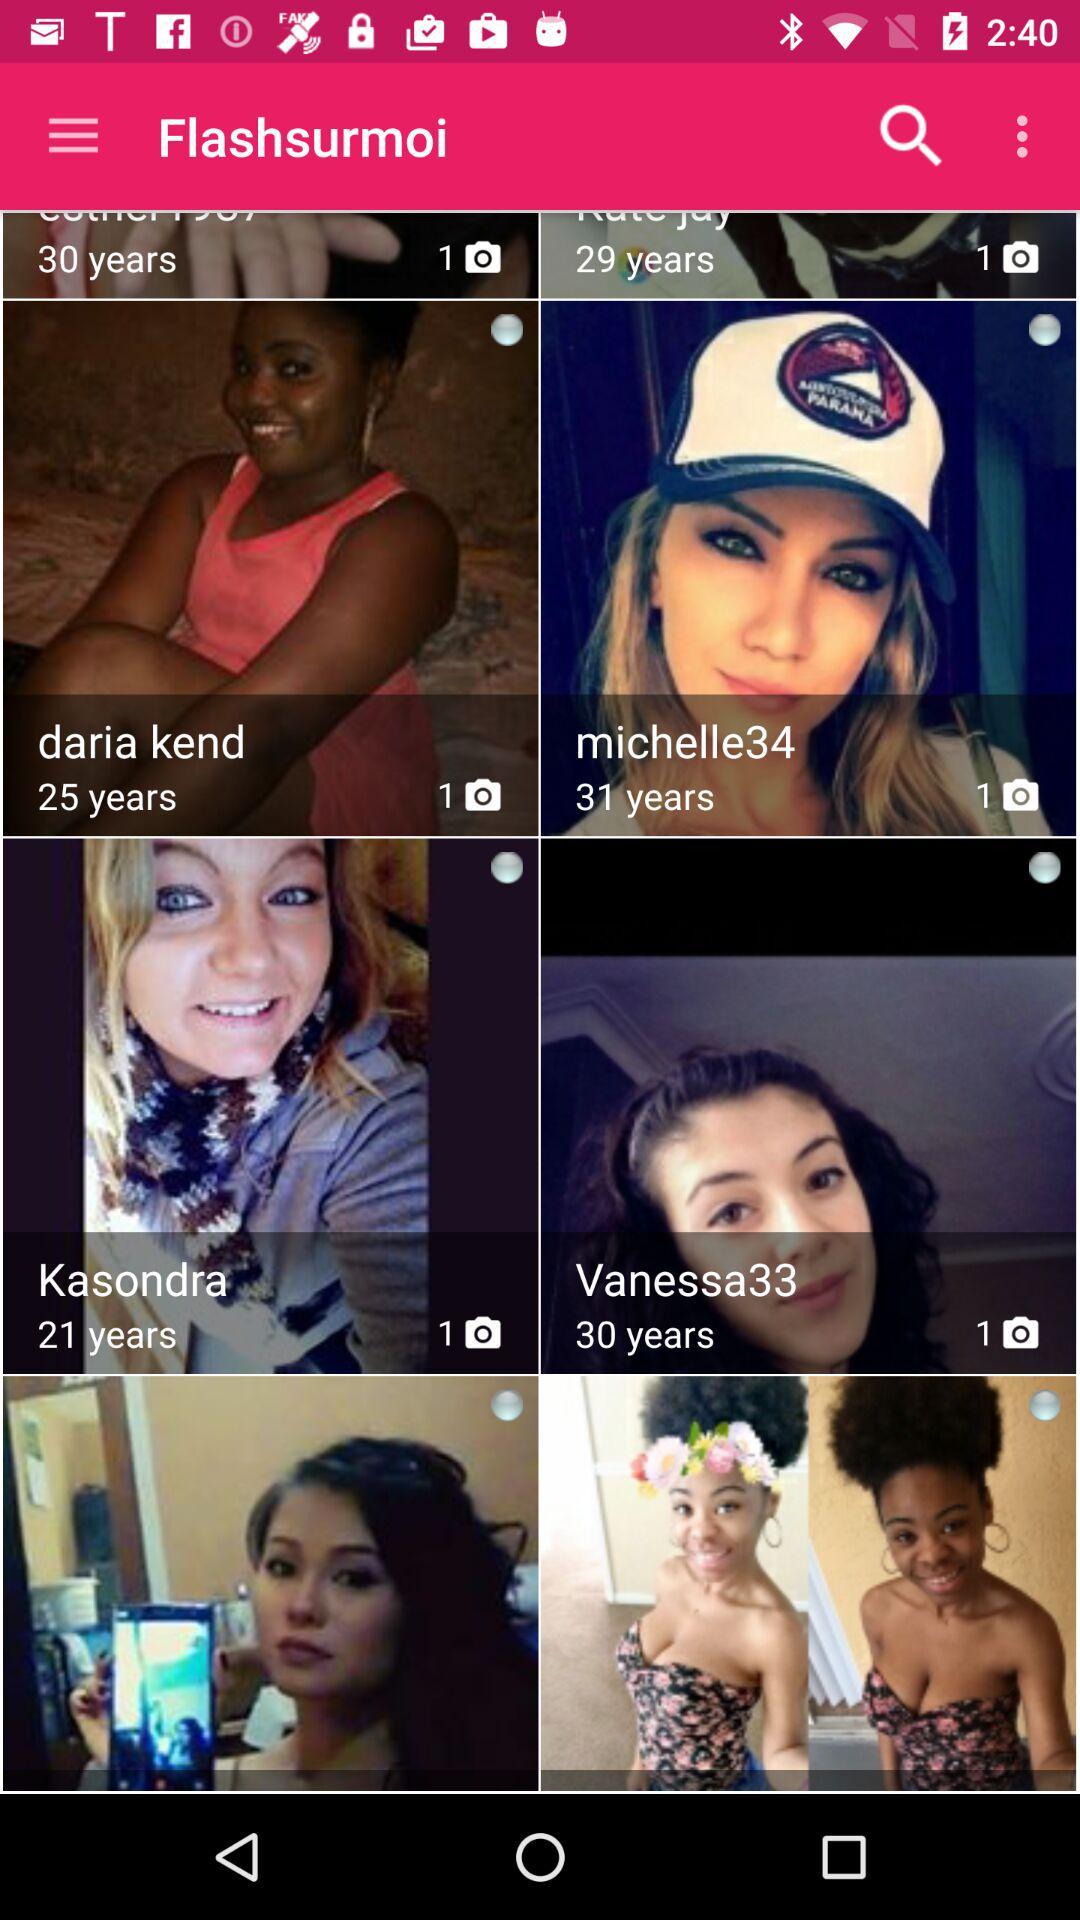  Describe the element at coordinates (810, 740) in the screenshot. I see `open michelle34 profile` at that location.